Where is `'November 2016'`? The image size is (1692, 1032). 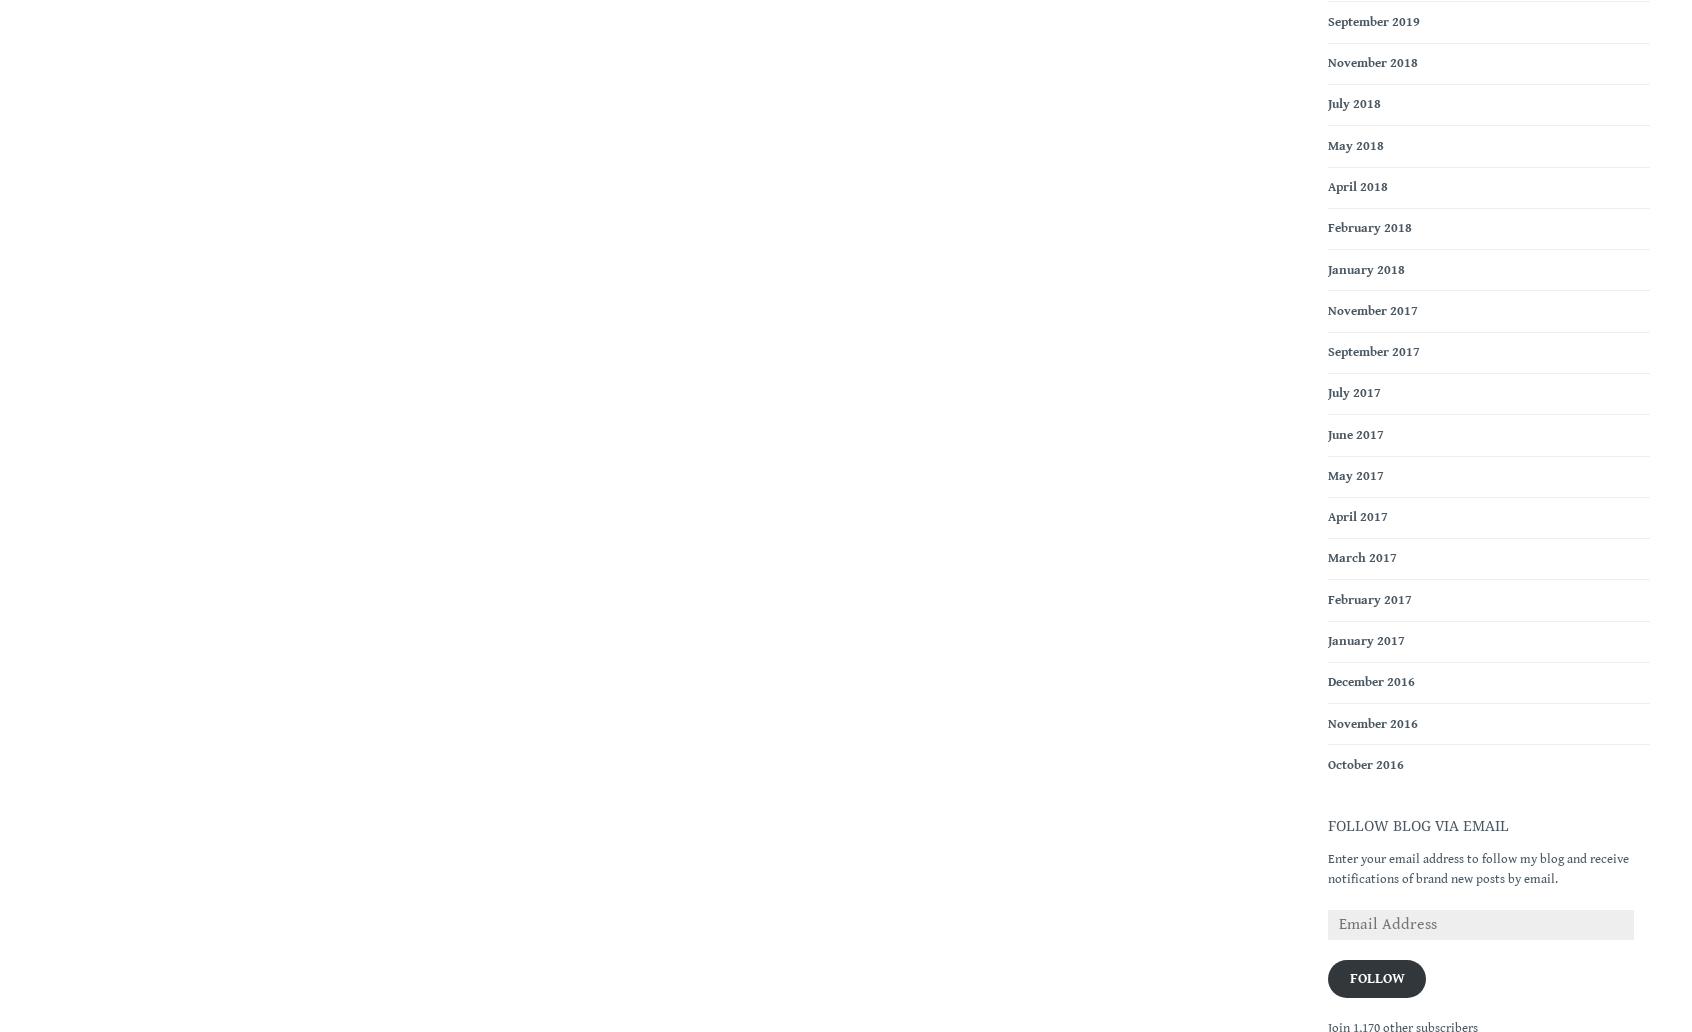
'November 2016' is located at coordinates (1373, 722).